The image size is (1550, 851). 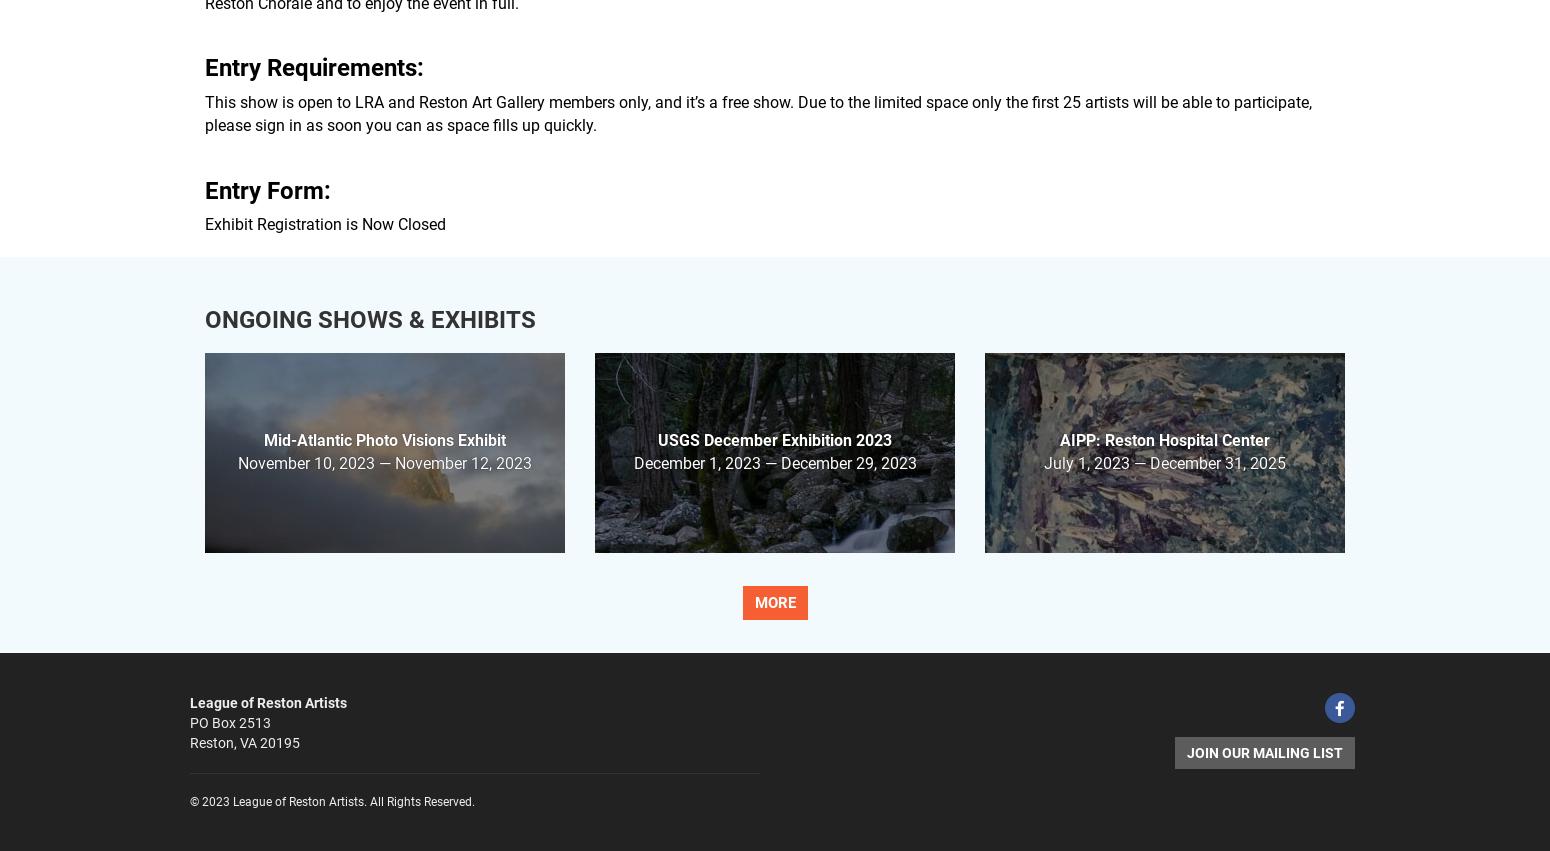 I want to click on 'More', so click(x=774, y=603).